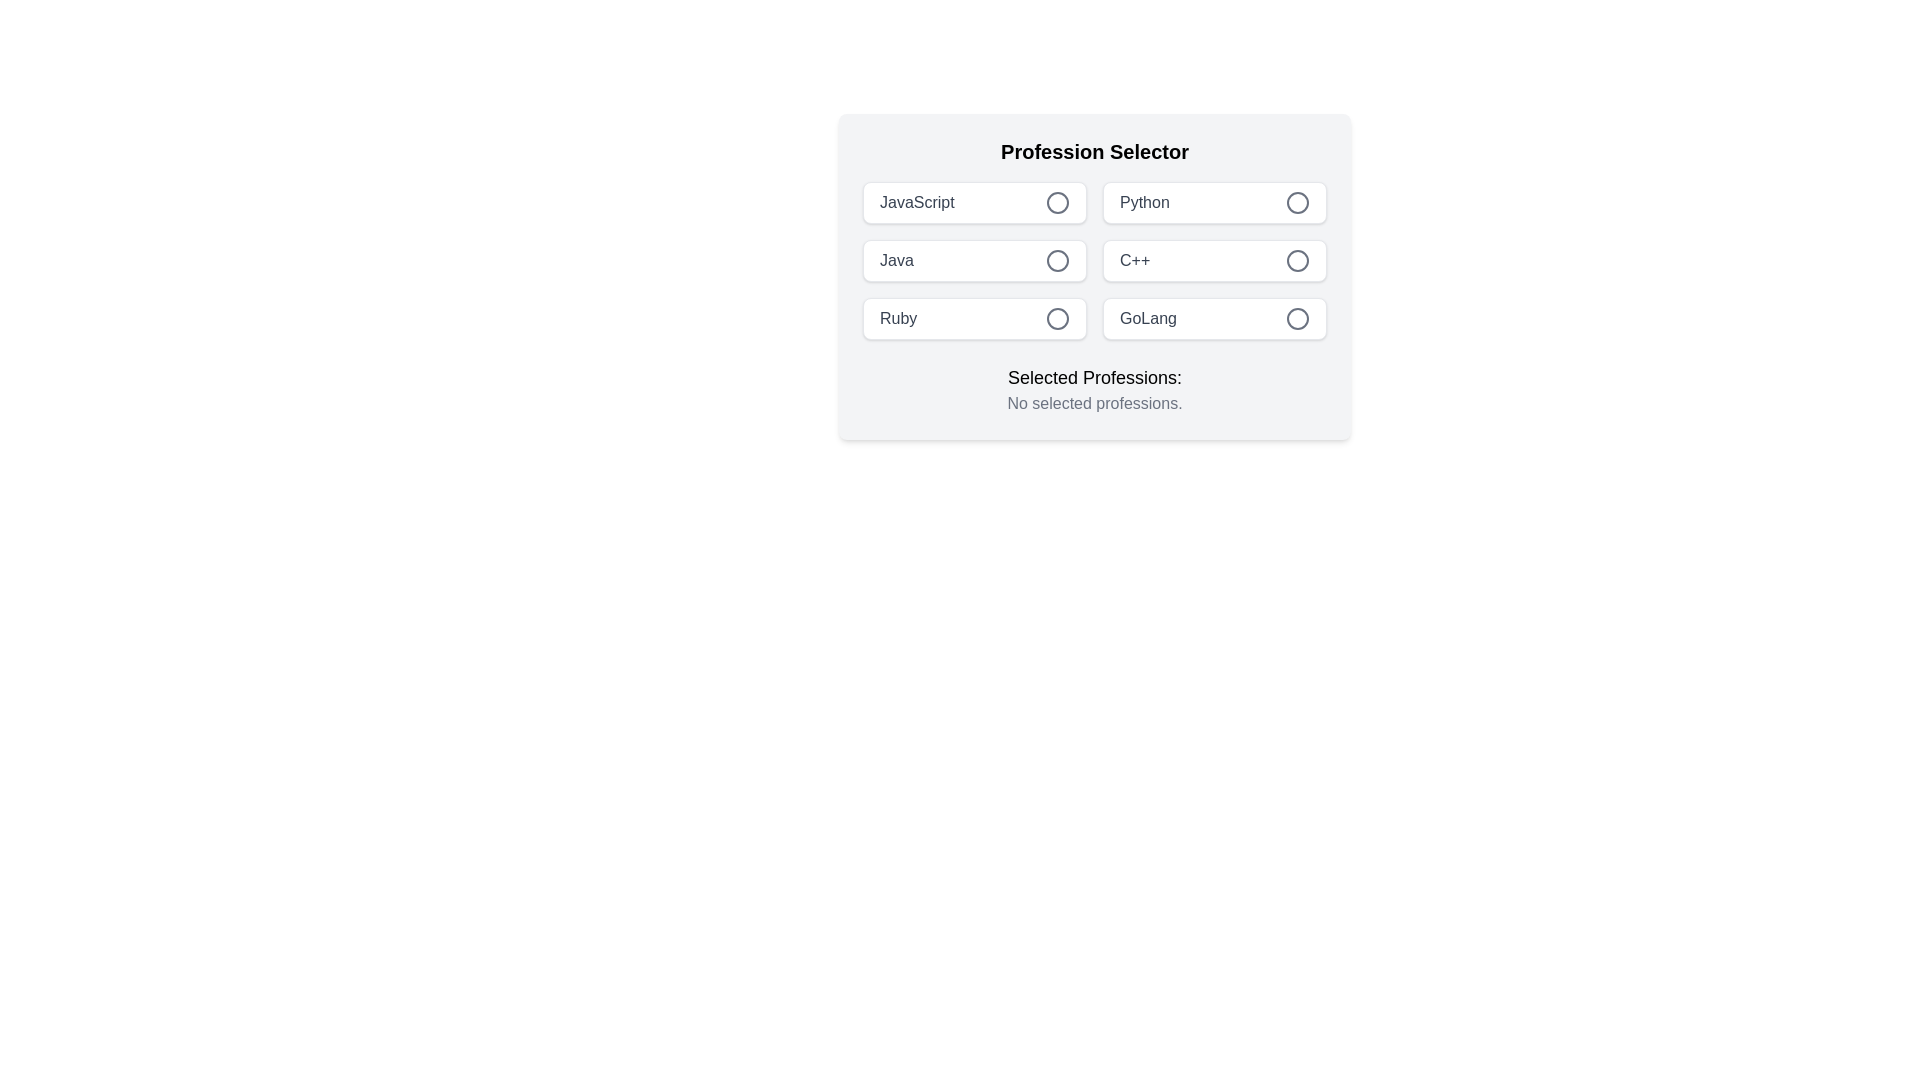  Describe the element at coordinates (1297, 260) in the screenshot. I see `the interactive circular selection indicator for the 'C++' option` at that location.